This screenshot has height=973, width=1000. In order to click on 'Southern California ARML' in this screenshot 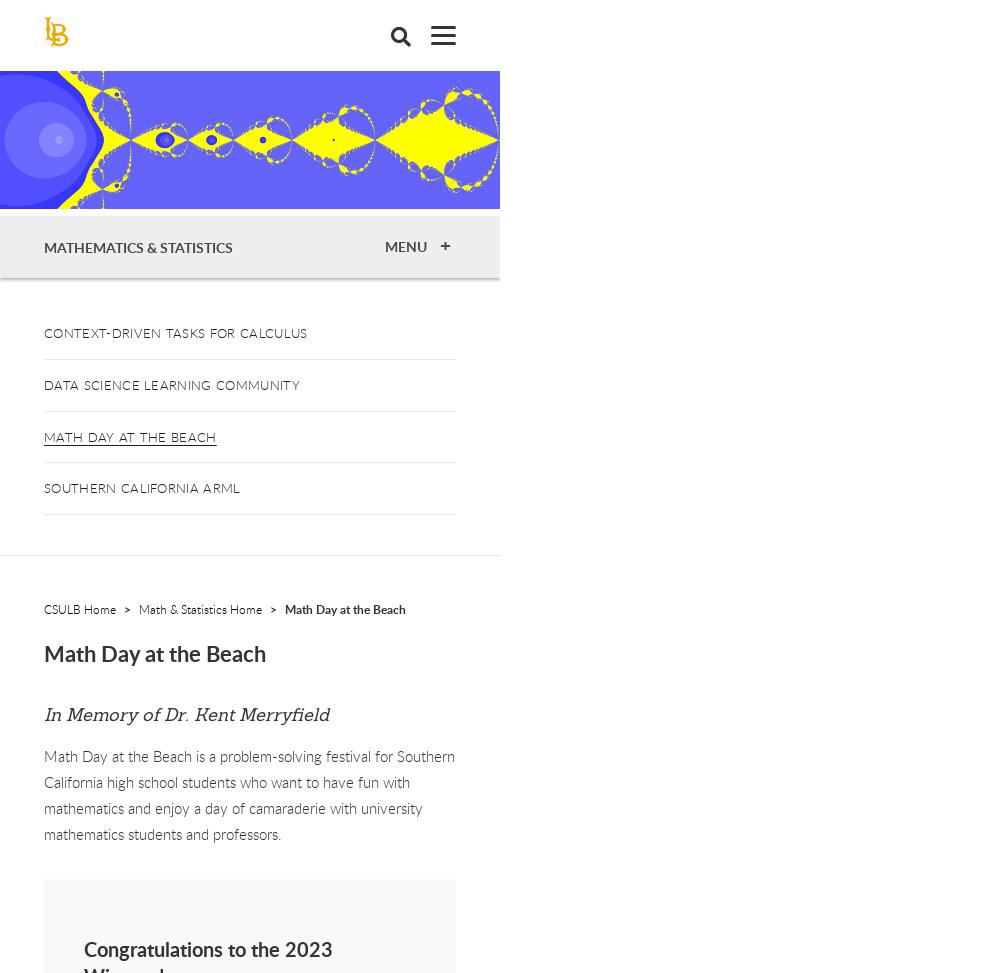, I will do `click(142, 486)`.